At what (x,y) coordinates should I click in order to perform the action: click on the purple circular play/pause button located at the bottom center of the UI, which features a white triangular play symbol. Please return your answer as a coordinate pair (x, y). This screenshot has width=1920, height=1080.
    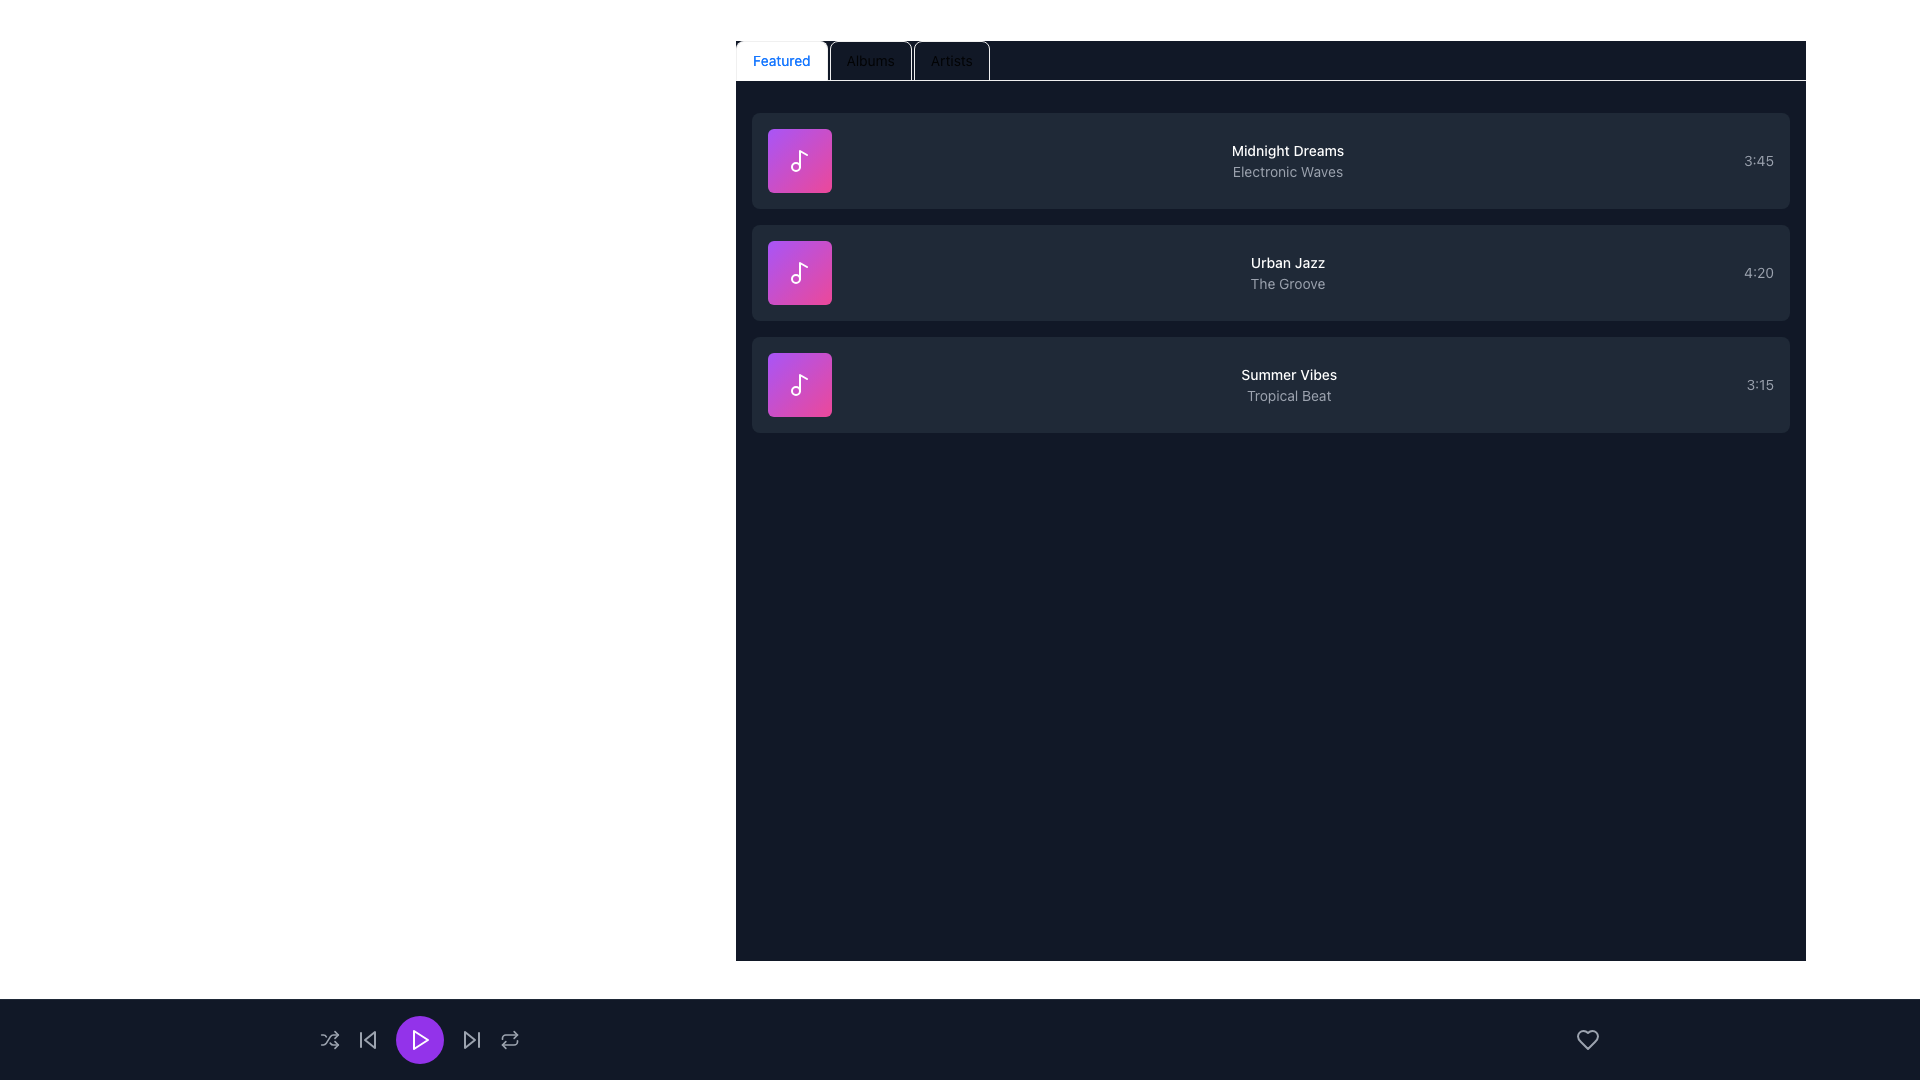
    Looking at the image, I should click on (419, 1039).